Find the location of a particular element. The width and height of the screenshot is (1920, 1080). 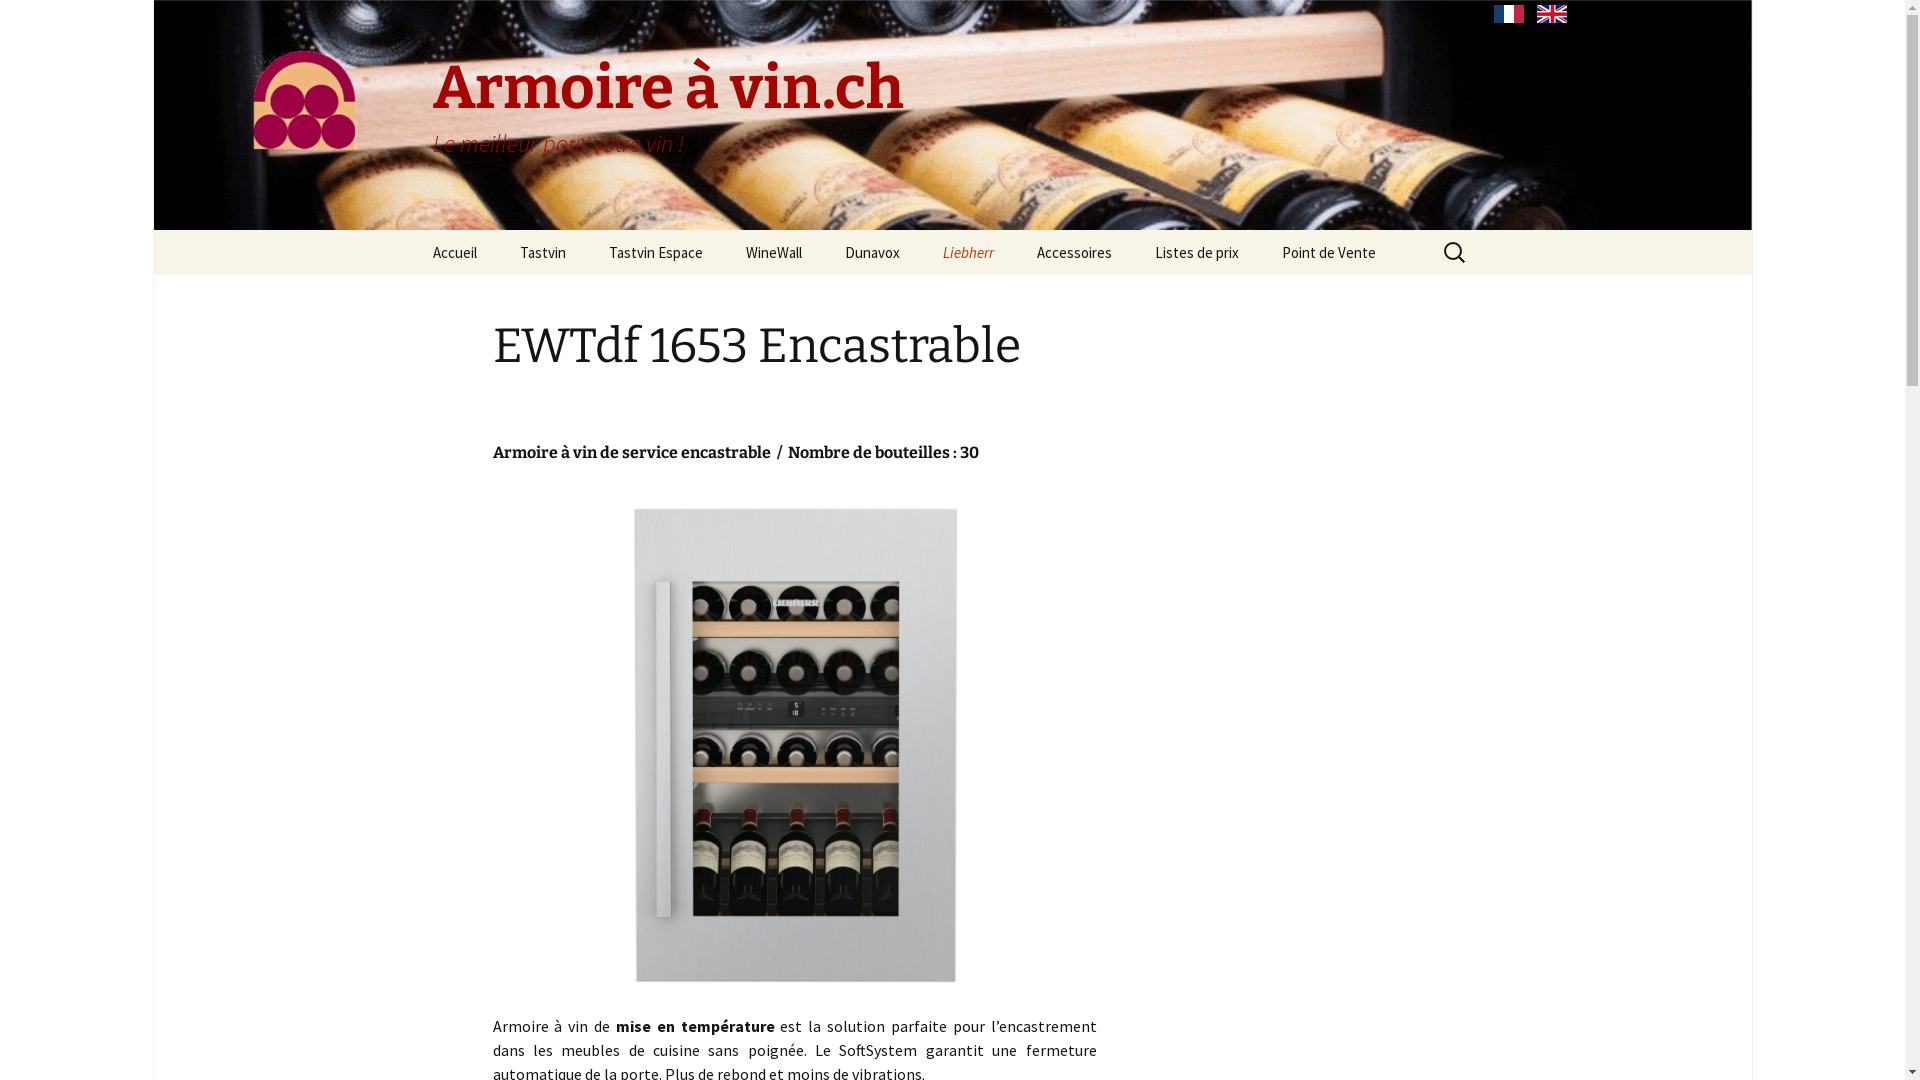

'Point de Vente' is located at coordinates (1261, 251).